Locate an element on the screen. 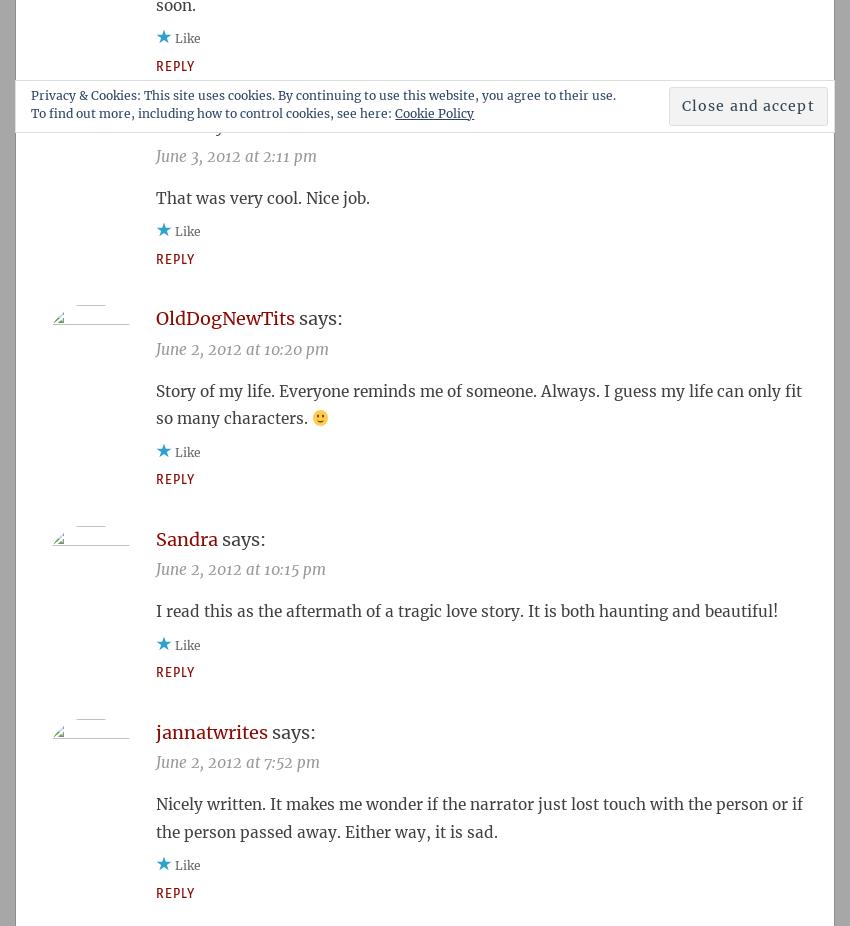  'Dan' is located at coordinates (172, 124).